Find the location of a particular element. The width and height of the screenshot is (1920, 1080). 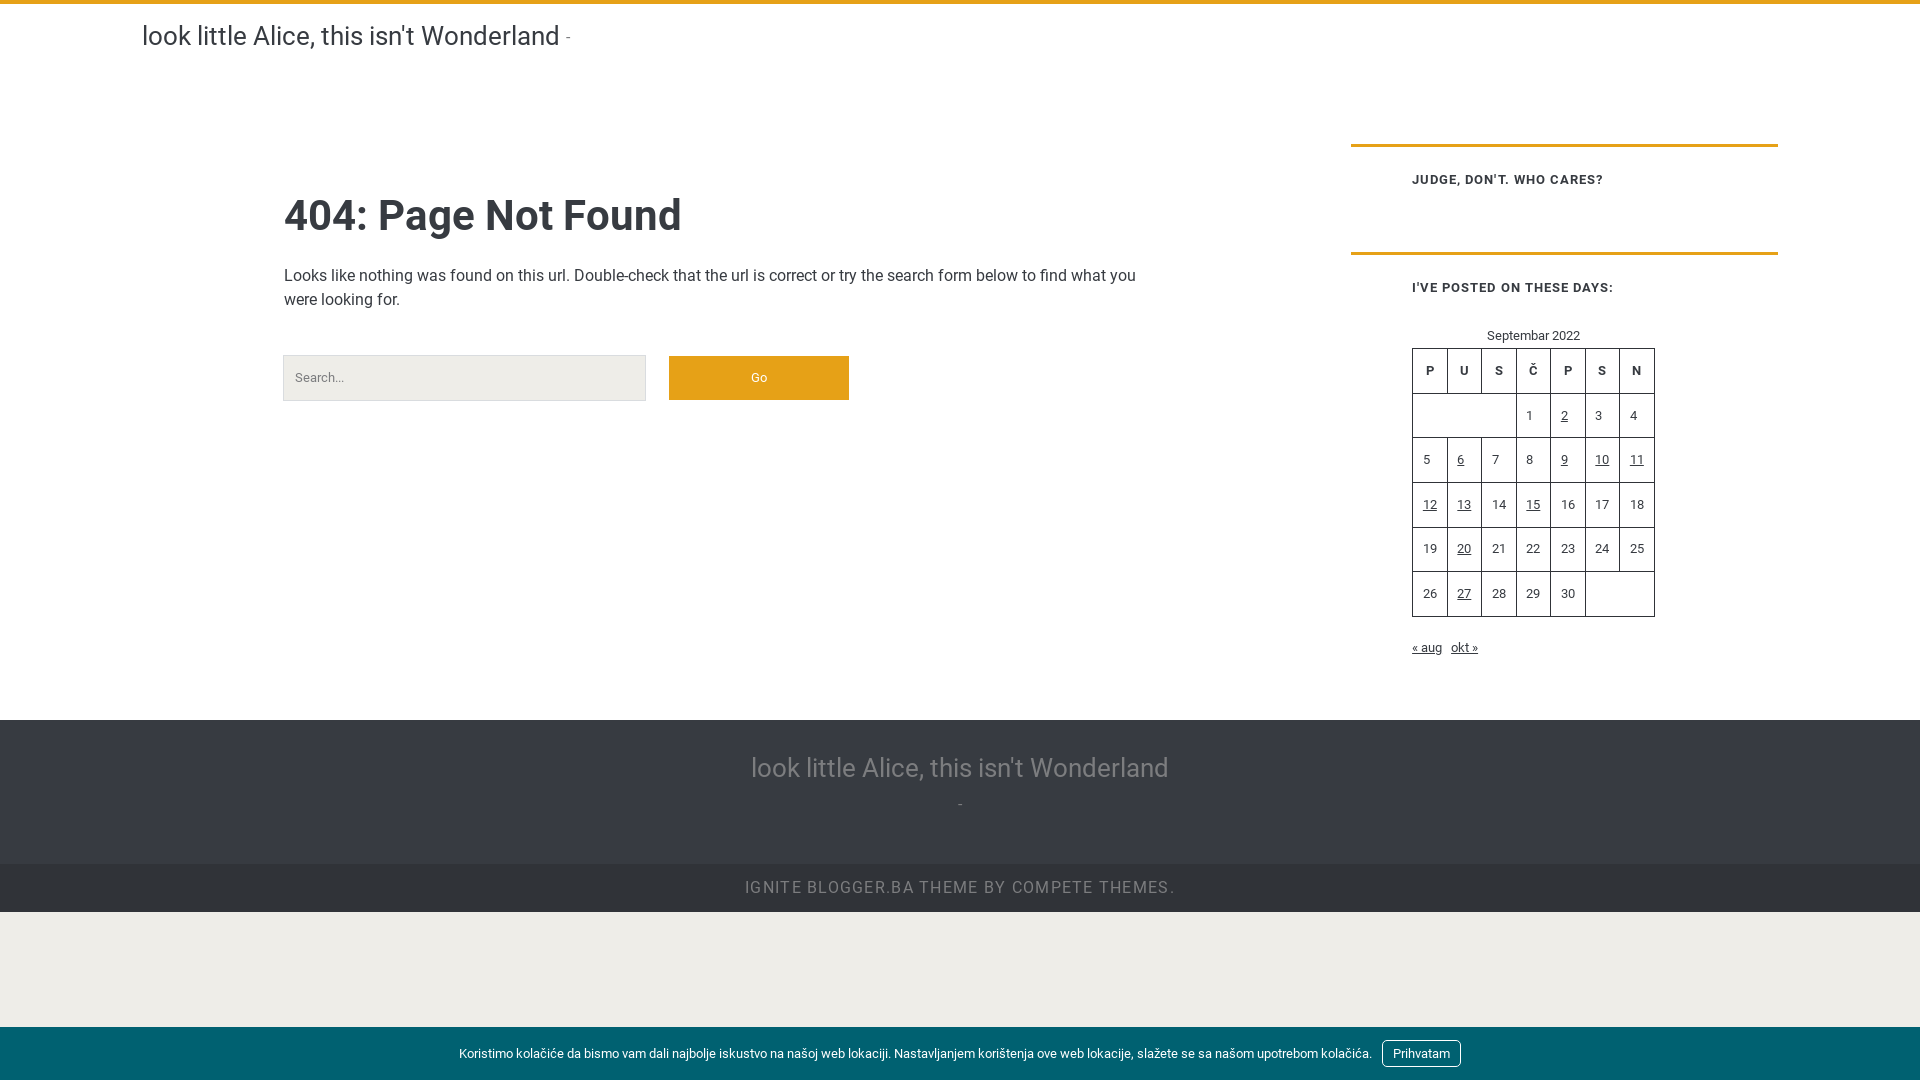

'15' is located at coordinates (1531, 503).